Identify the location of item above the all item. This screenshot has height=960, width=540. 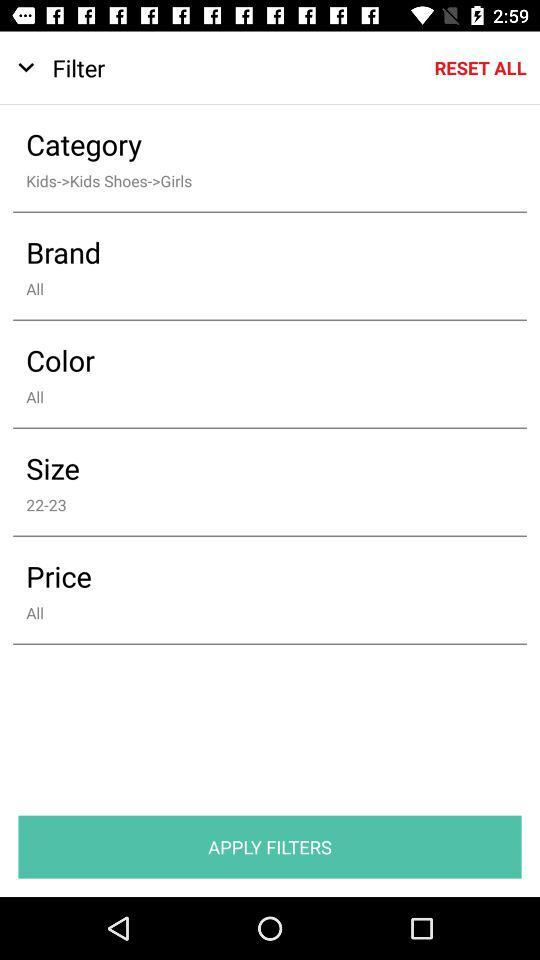
(256, 360).